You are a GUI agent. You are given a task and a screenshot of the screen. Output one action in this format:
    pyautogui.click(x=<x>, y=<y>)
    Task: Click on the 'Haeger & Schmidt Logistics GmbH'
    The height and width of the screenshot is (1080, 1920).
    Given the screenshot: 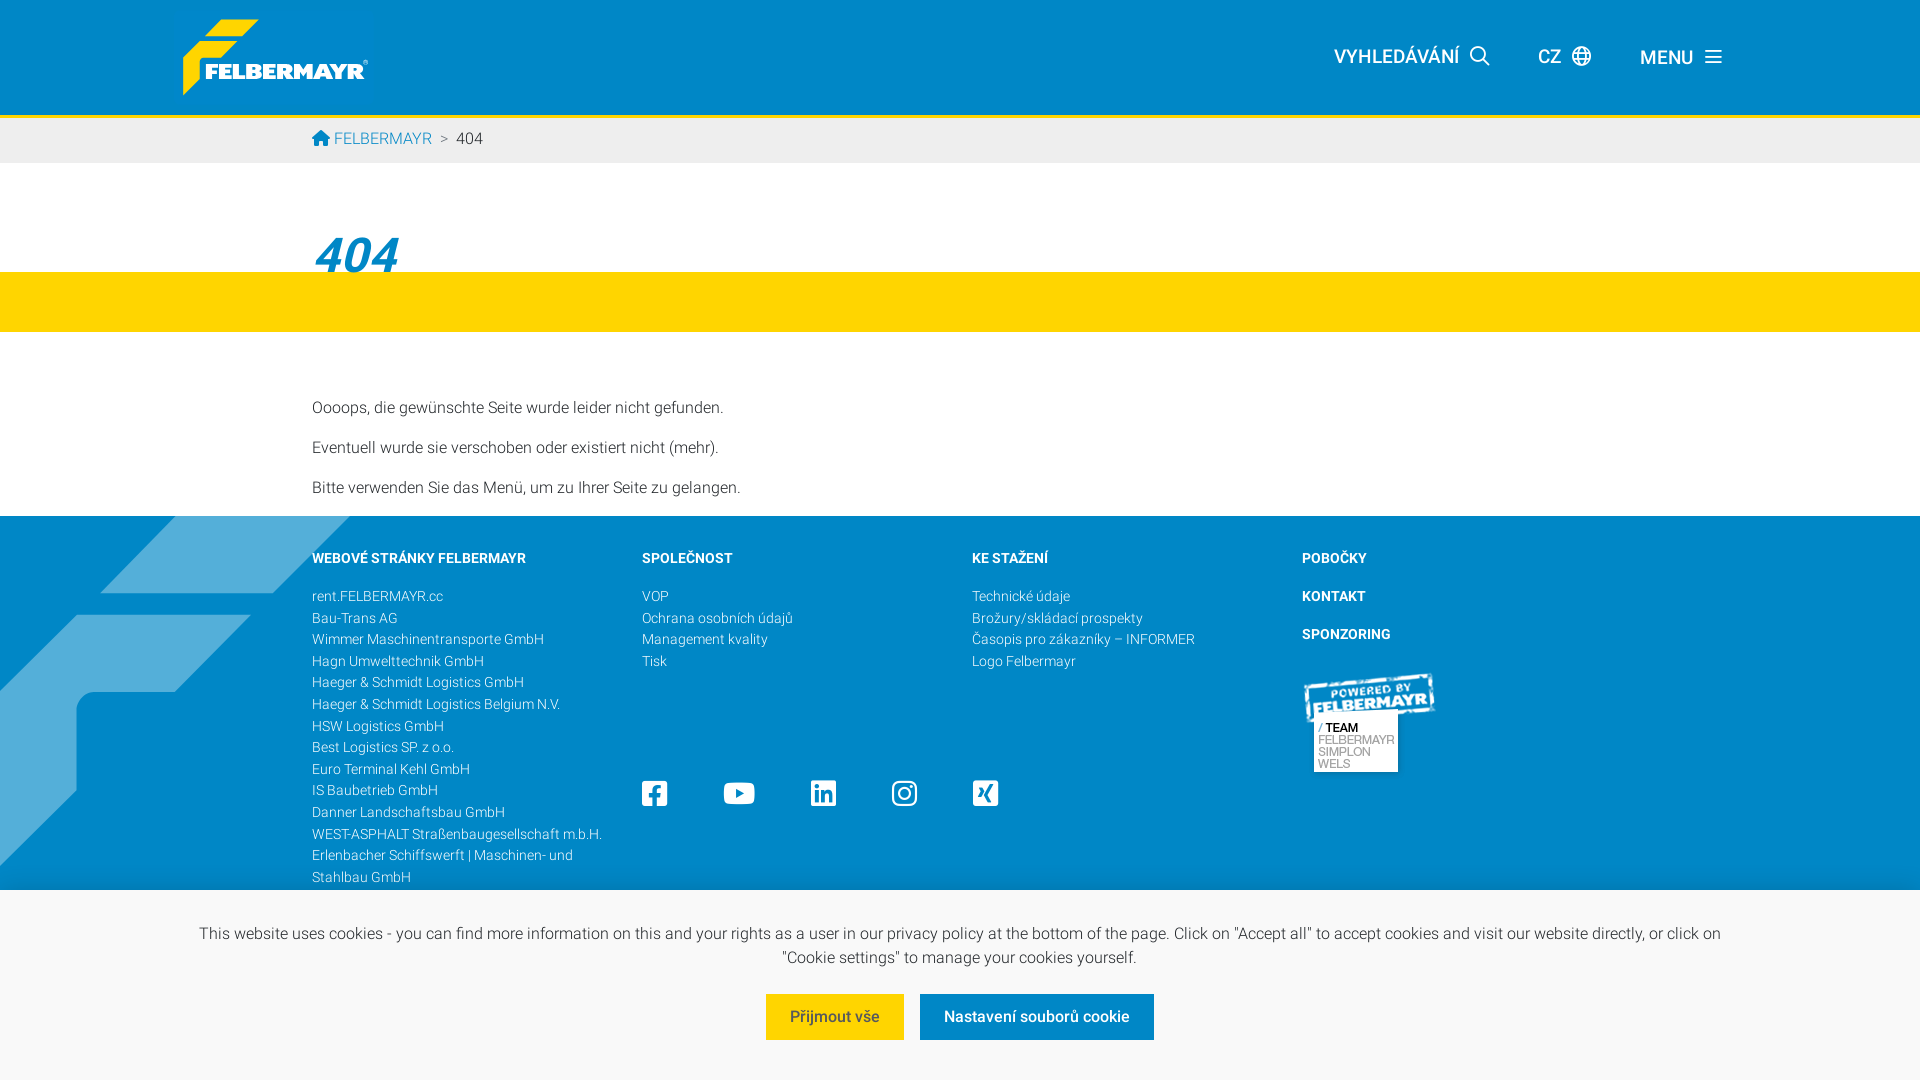 What is the action you would take?
    pyautogui.click(x=416, y=681)
    